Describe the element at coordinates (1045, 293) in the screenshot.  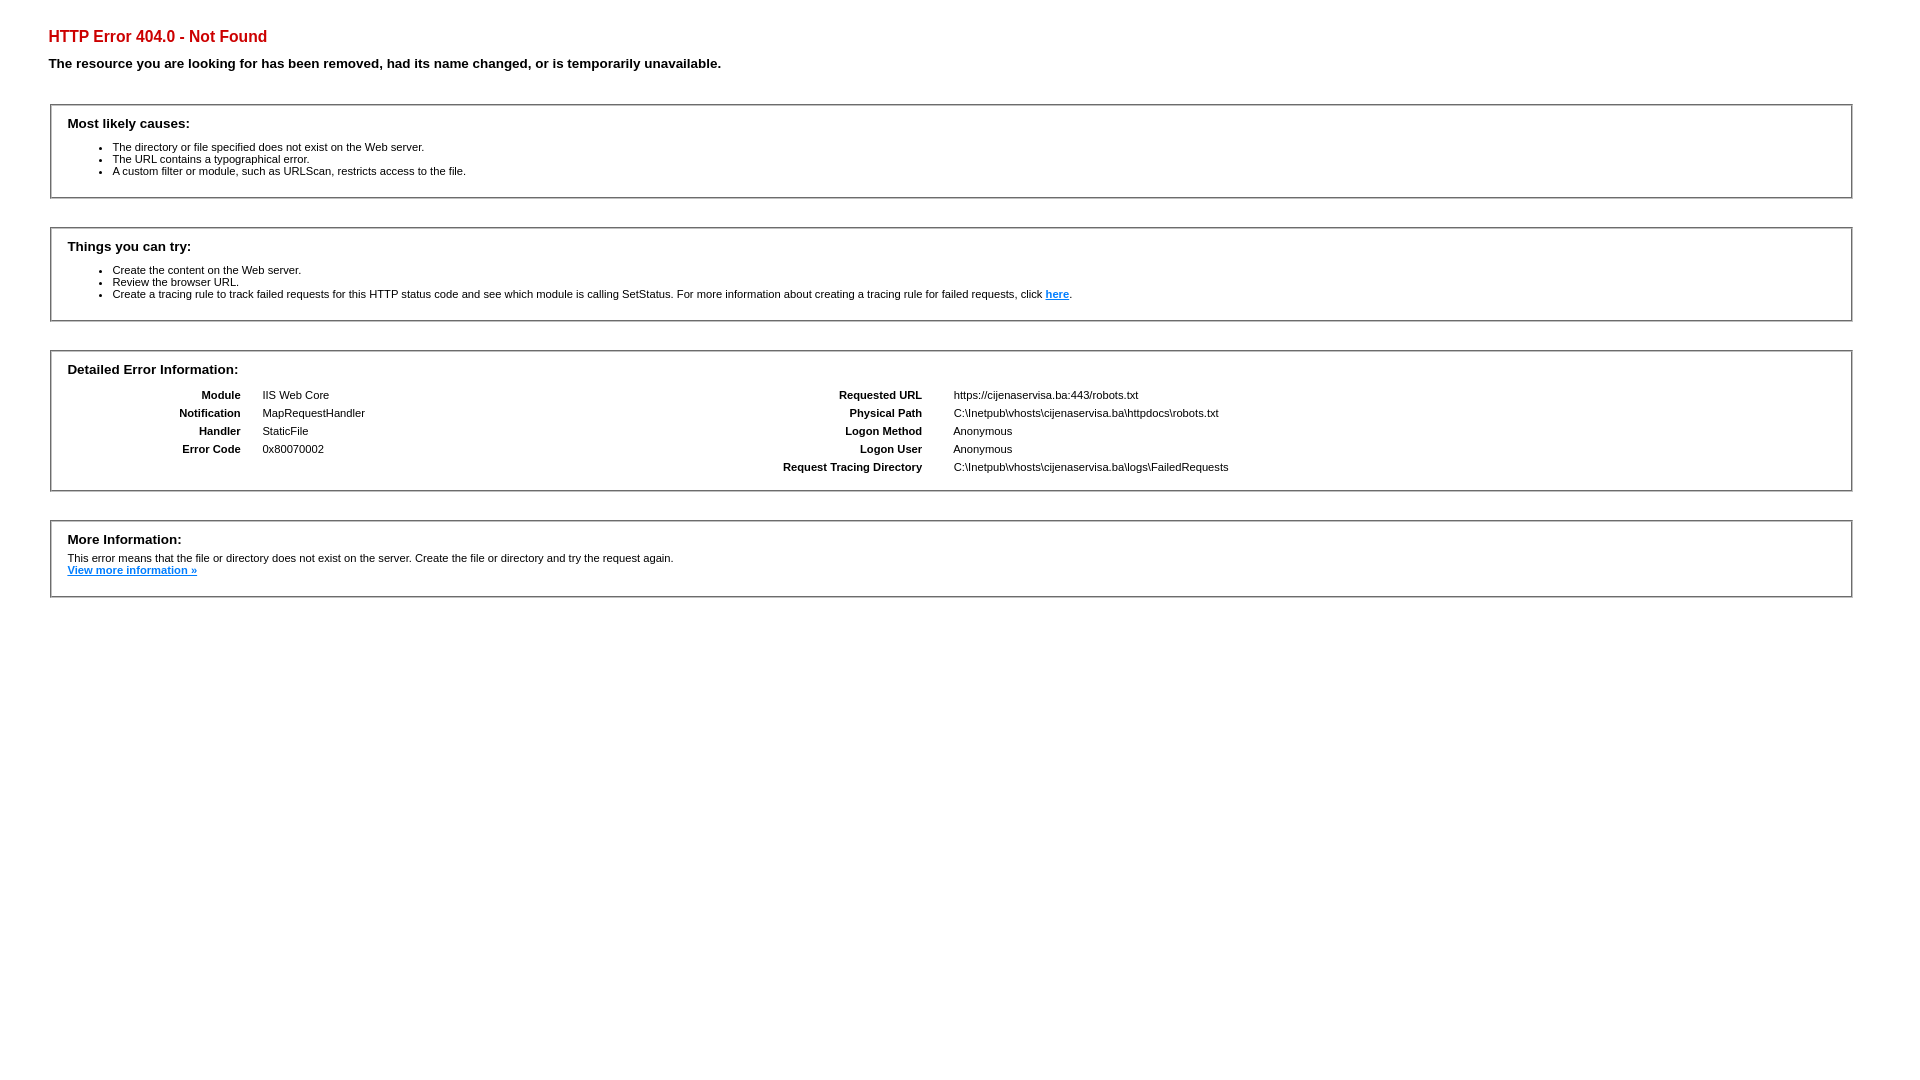
I see `'here'` at that location.